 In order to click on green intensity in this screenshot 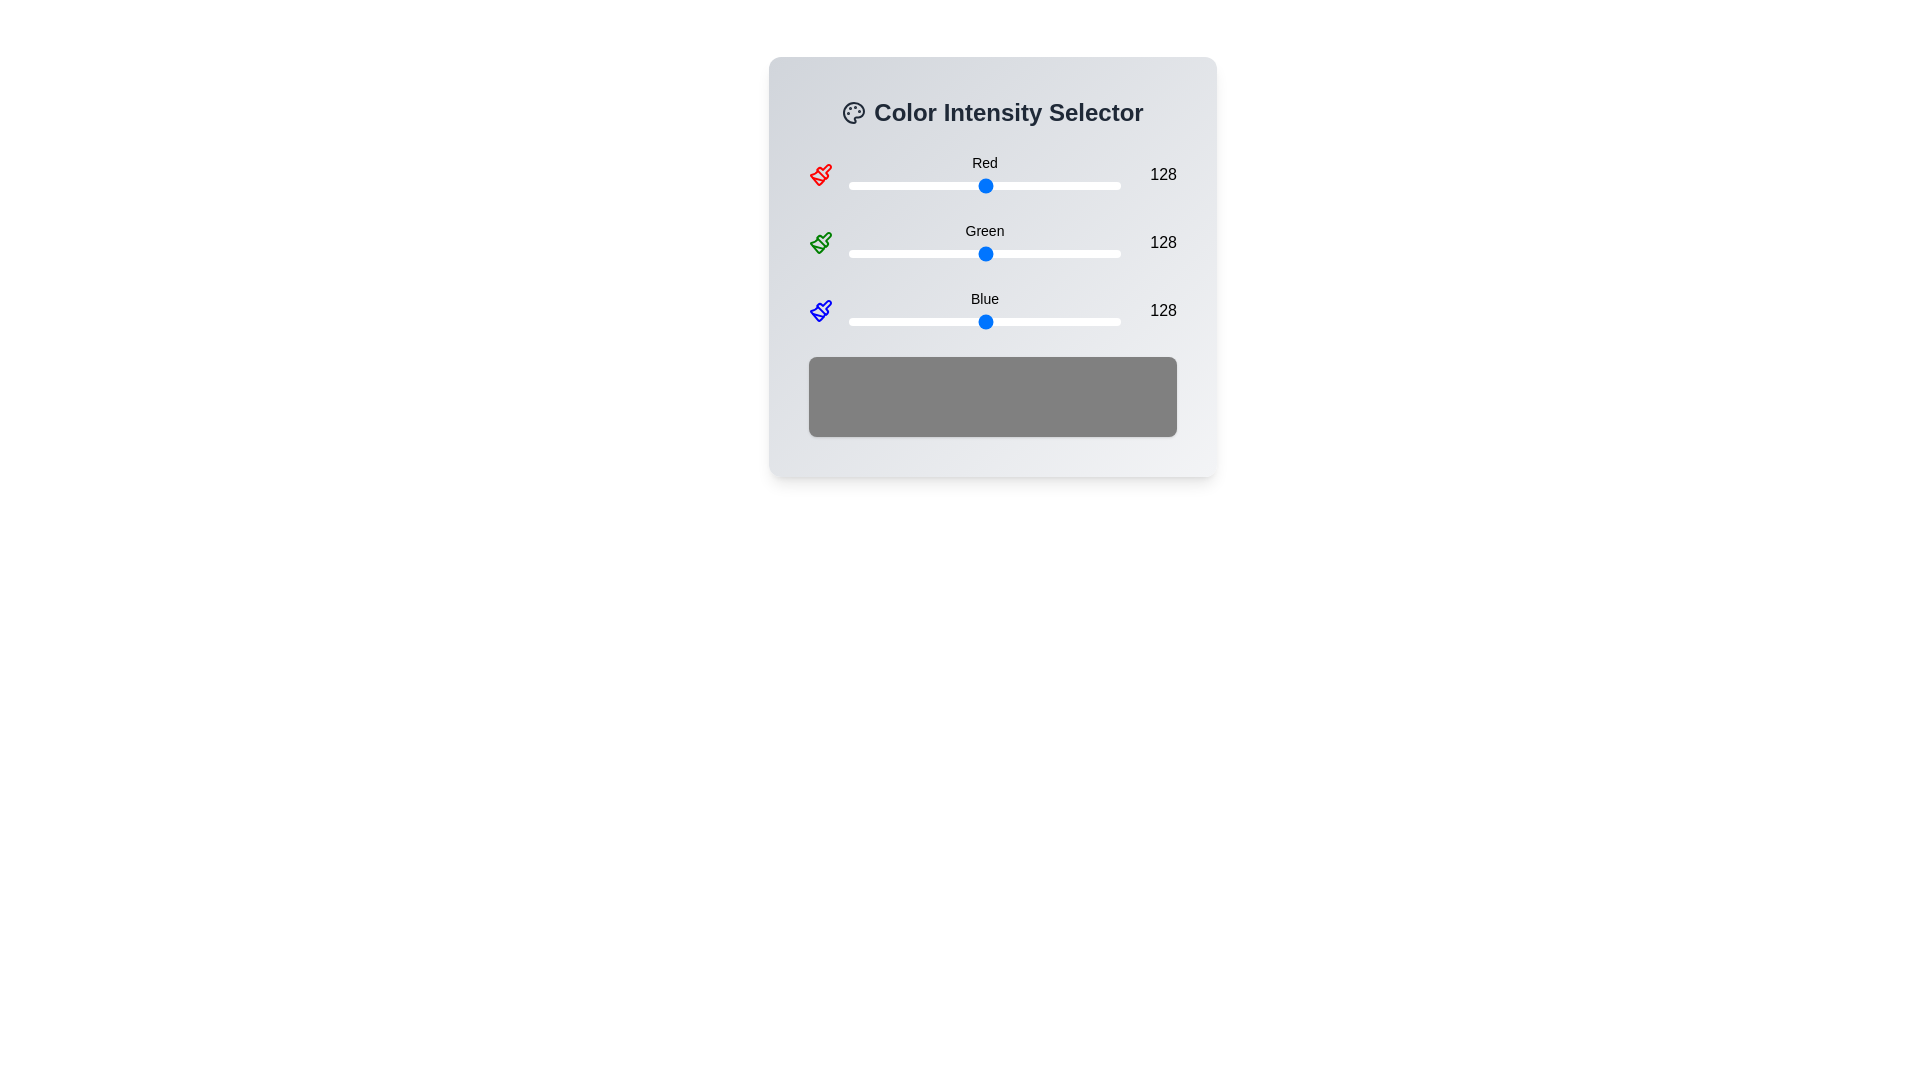, I will do `click(879, 253)`.